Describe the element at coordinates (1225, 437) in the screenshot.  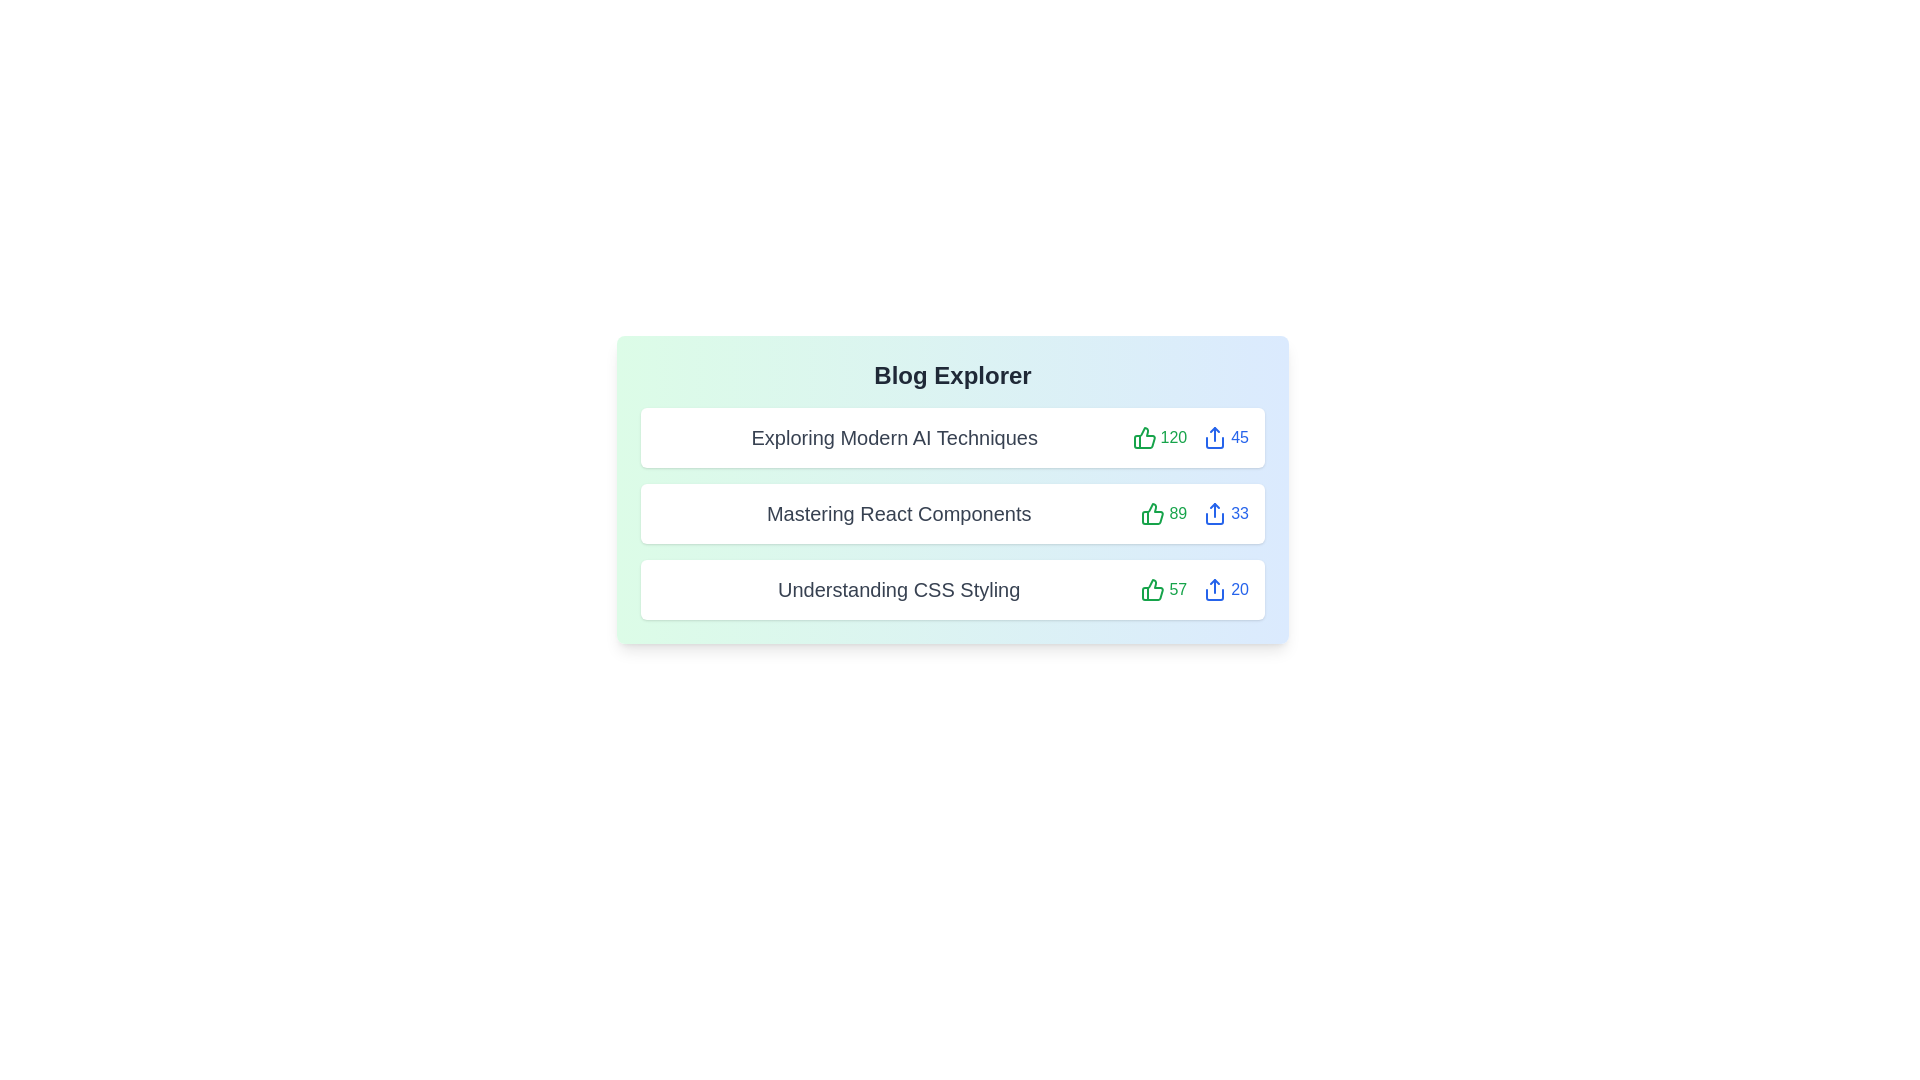
I see `the share button for the blog post titled 'Exploring Modern AI Techniques'` at that location.